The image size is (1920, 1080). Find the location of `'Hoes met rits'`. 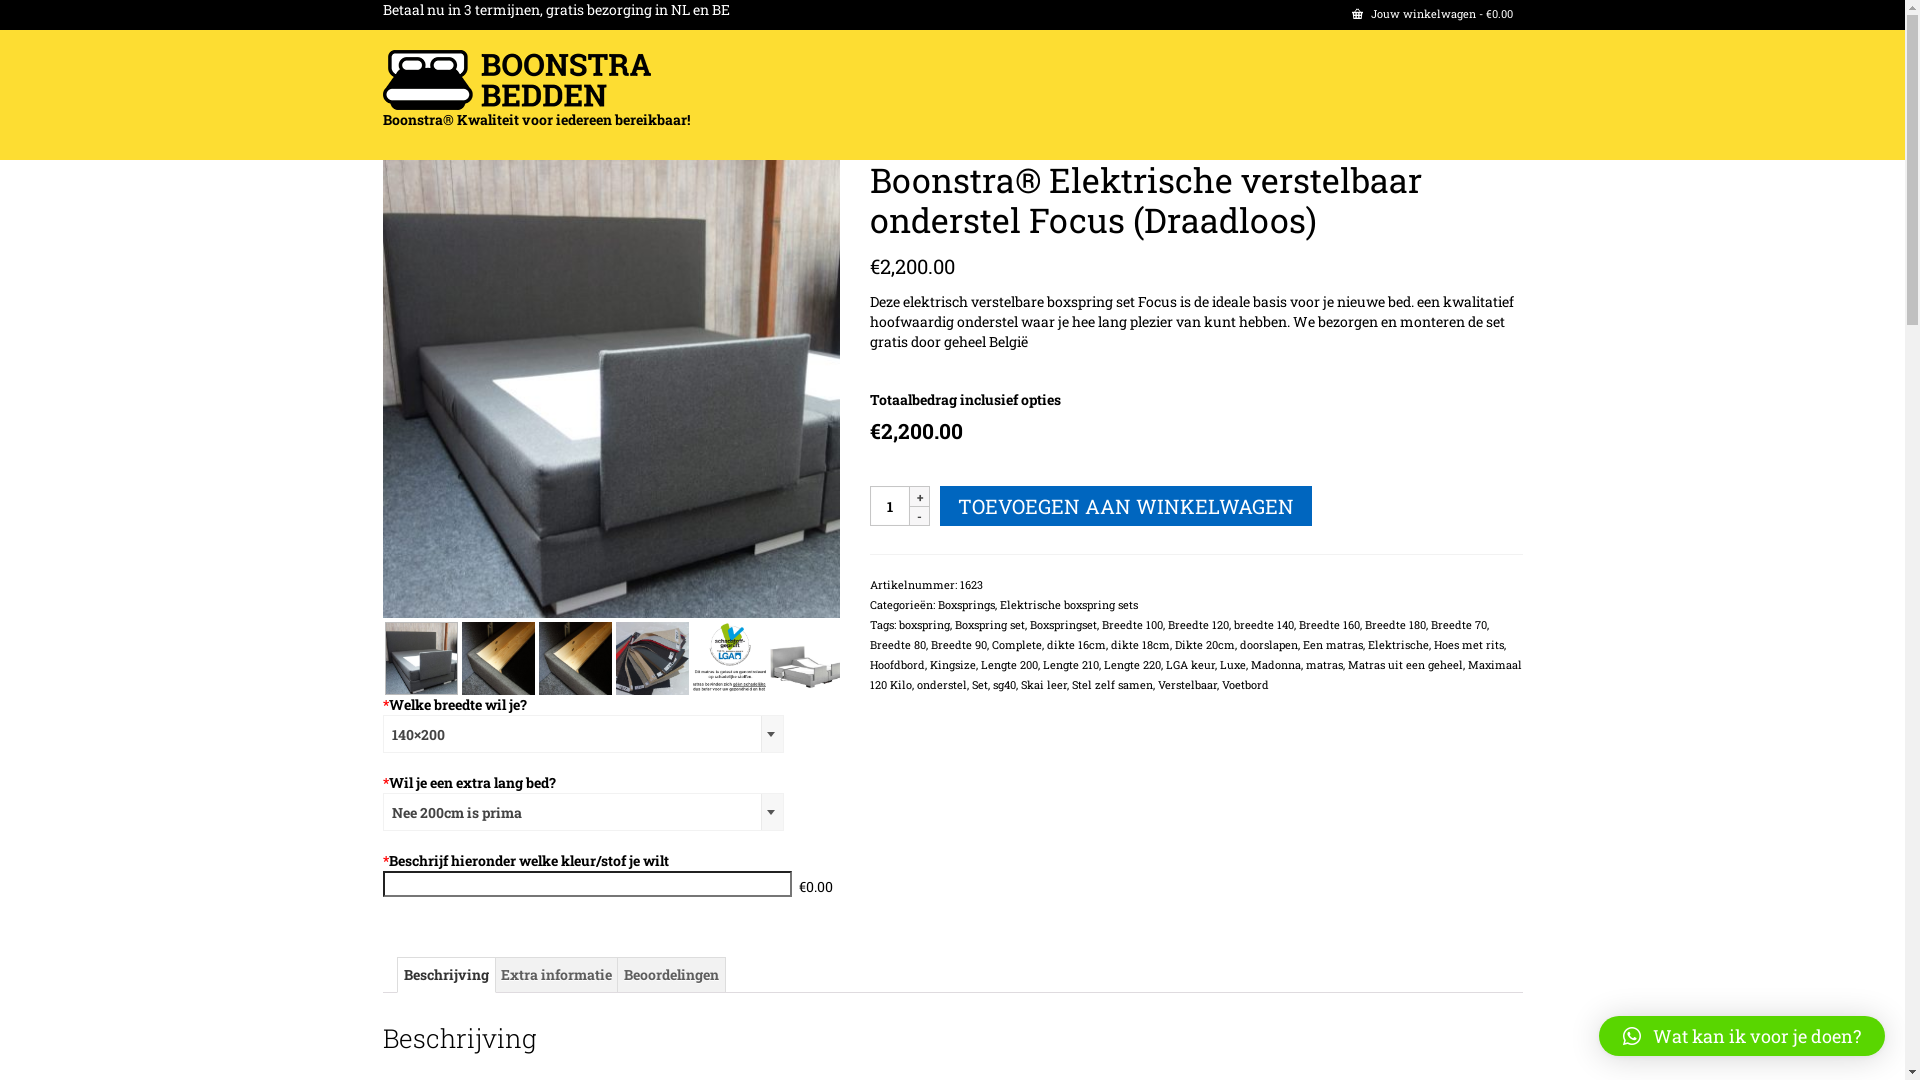

'Hoes met rits' is located at coordinates (1468, 644).